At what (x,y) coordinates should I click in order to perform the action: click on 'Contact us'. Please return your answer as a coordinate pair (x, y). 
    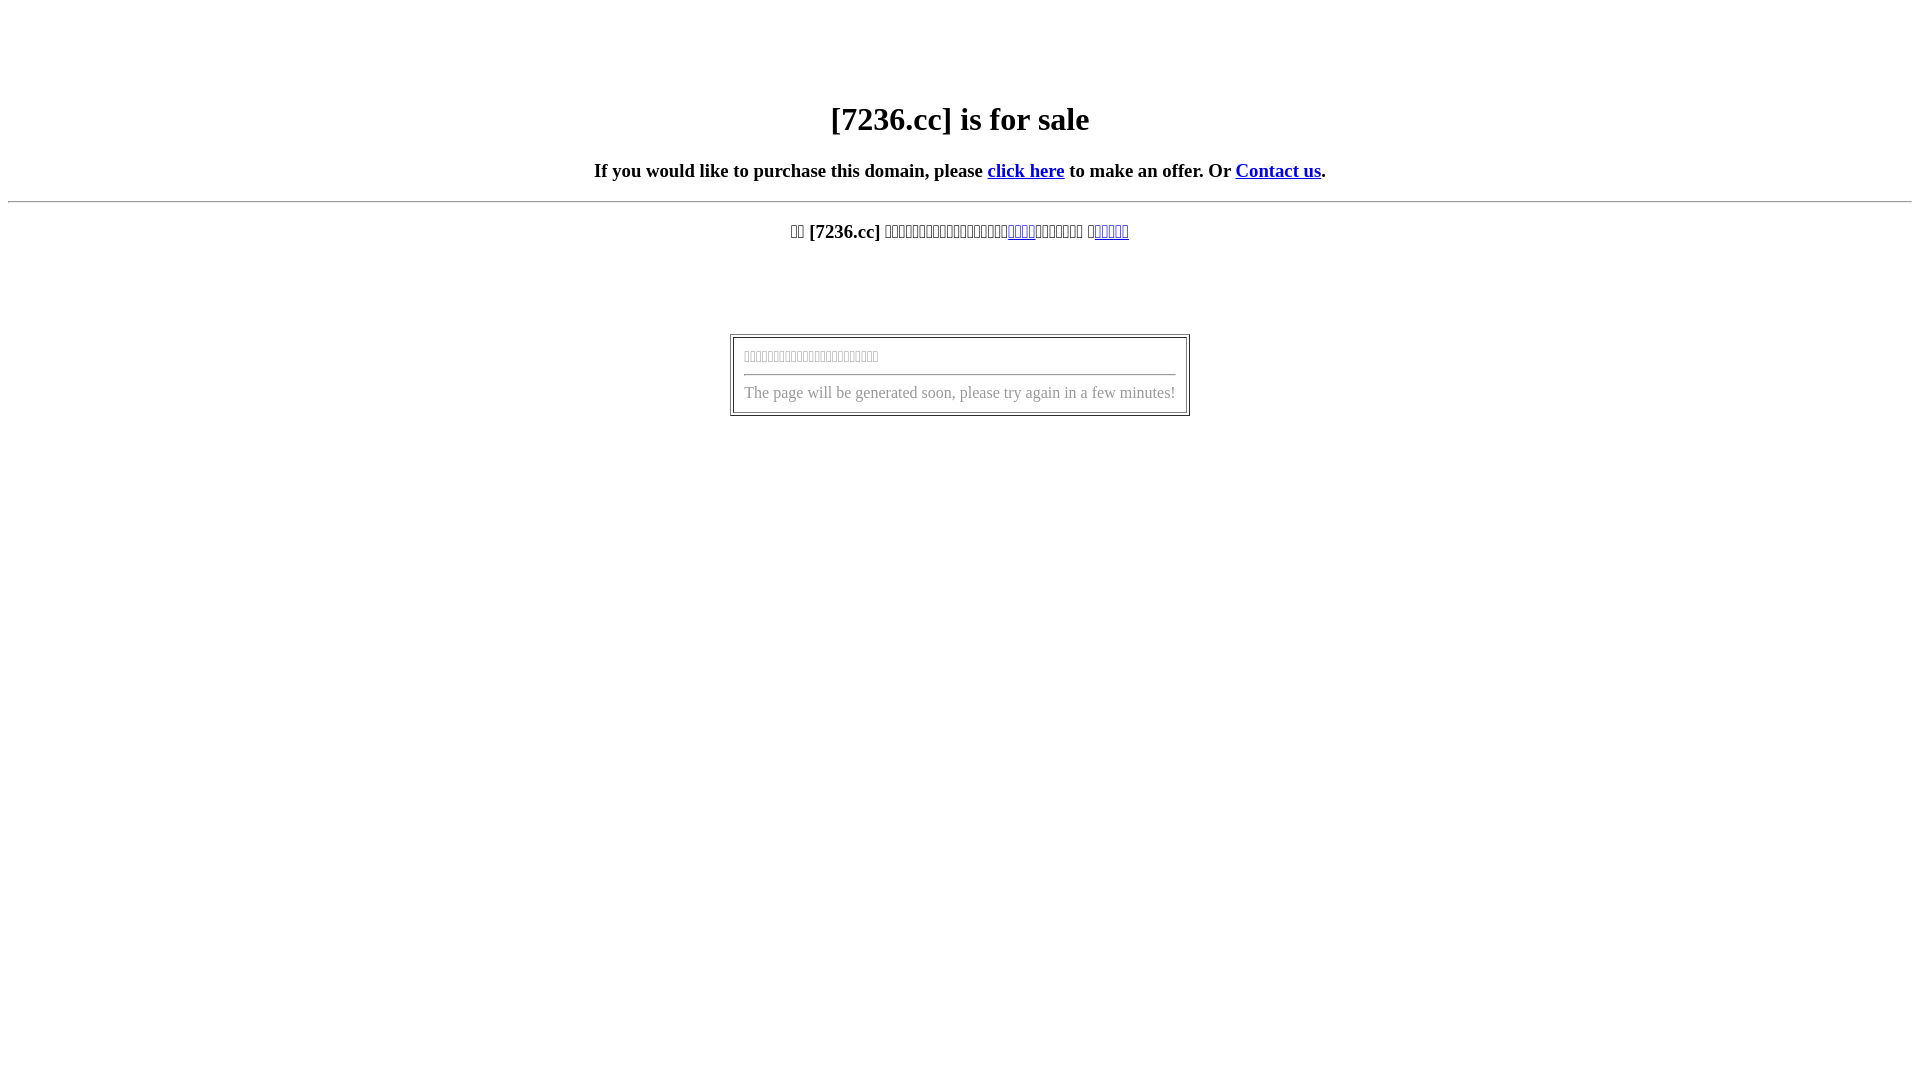
    Looking at the image, I should click on (1277, 169).